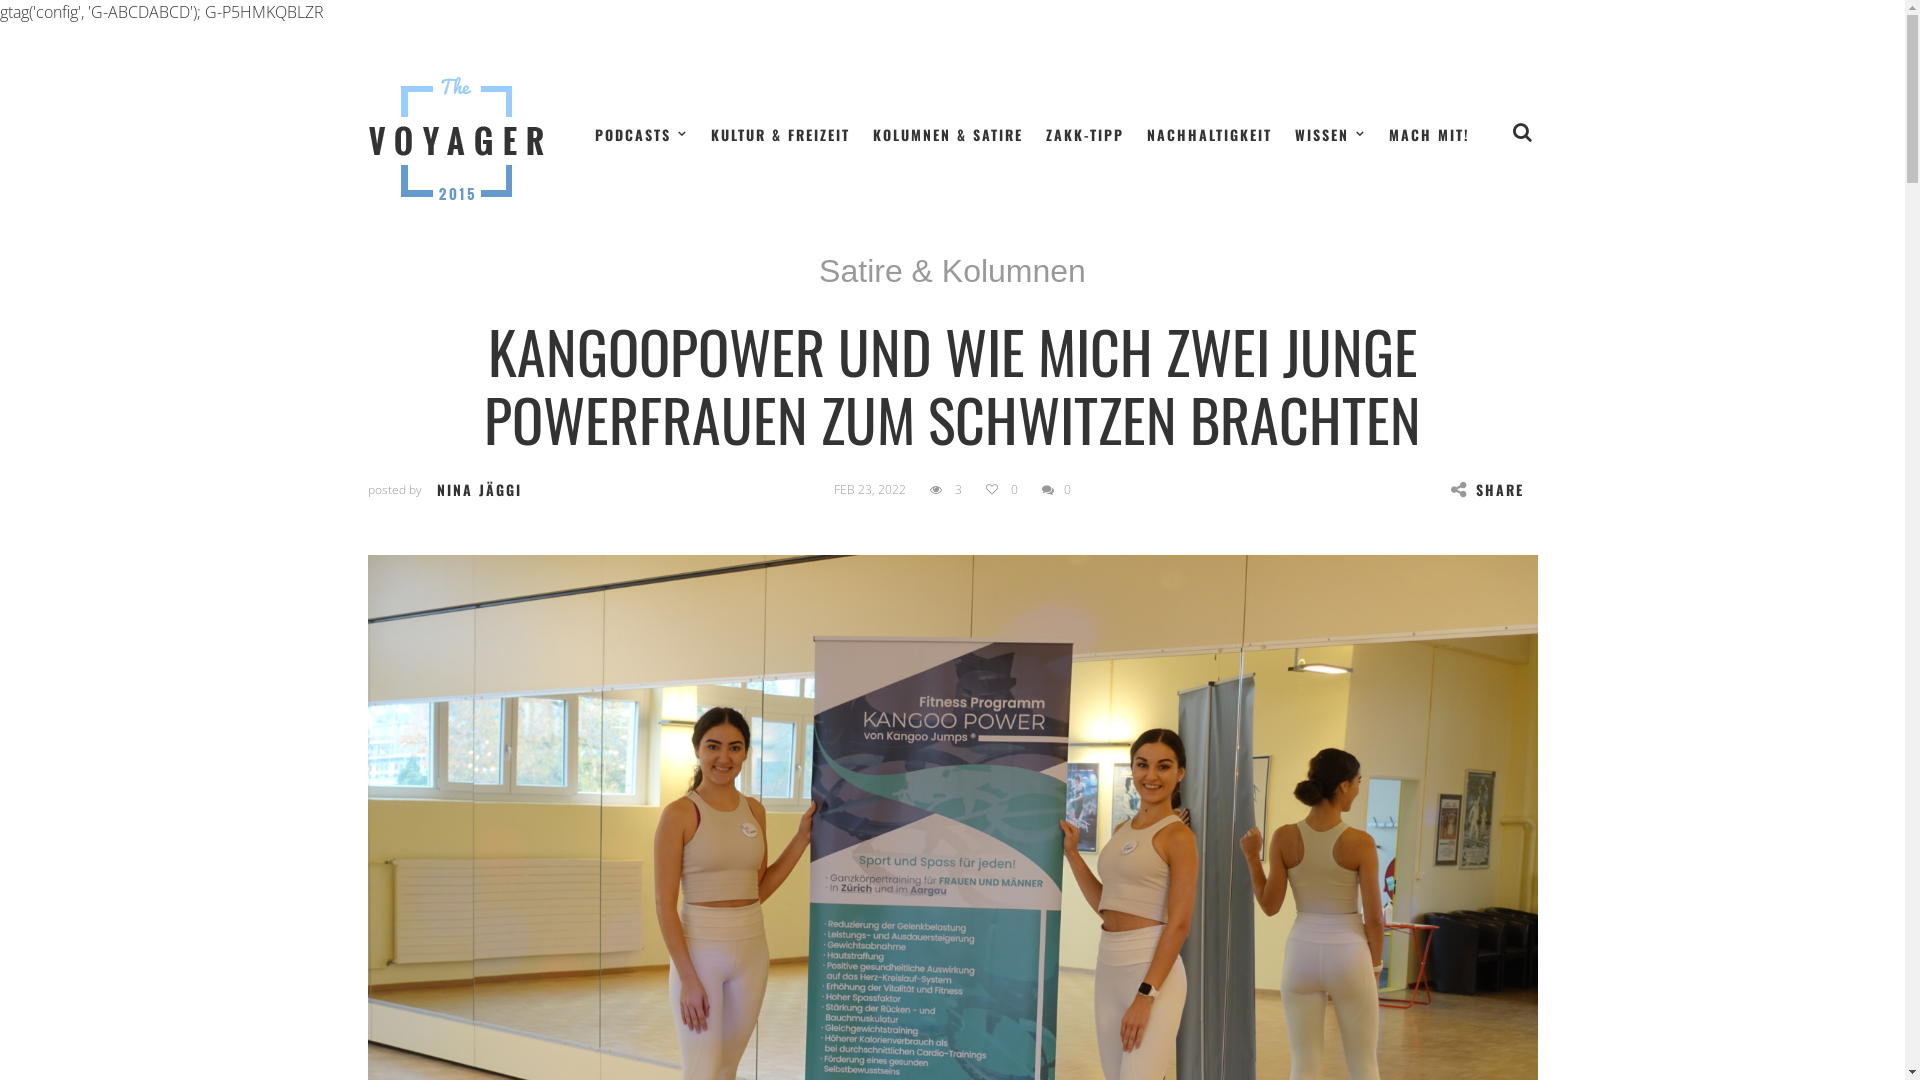 Image resolution: width=1920 pixels, height=1080 pixels. What do you see at coordinates (1329, 135) in the screenshot?
I see `'WISSEN'` at bounding box center [1329, 135].